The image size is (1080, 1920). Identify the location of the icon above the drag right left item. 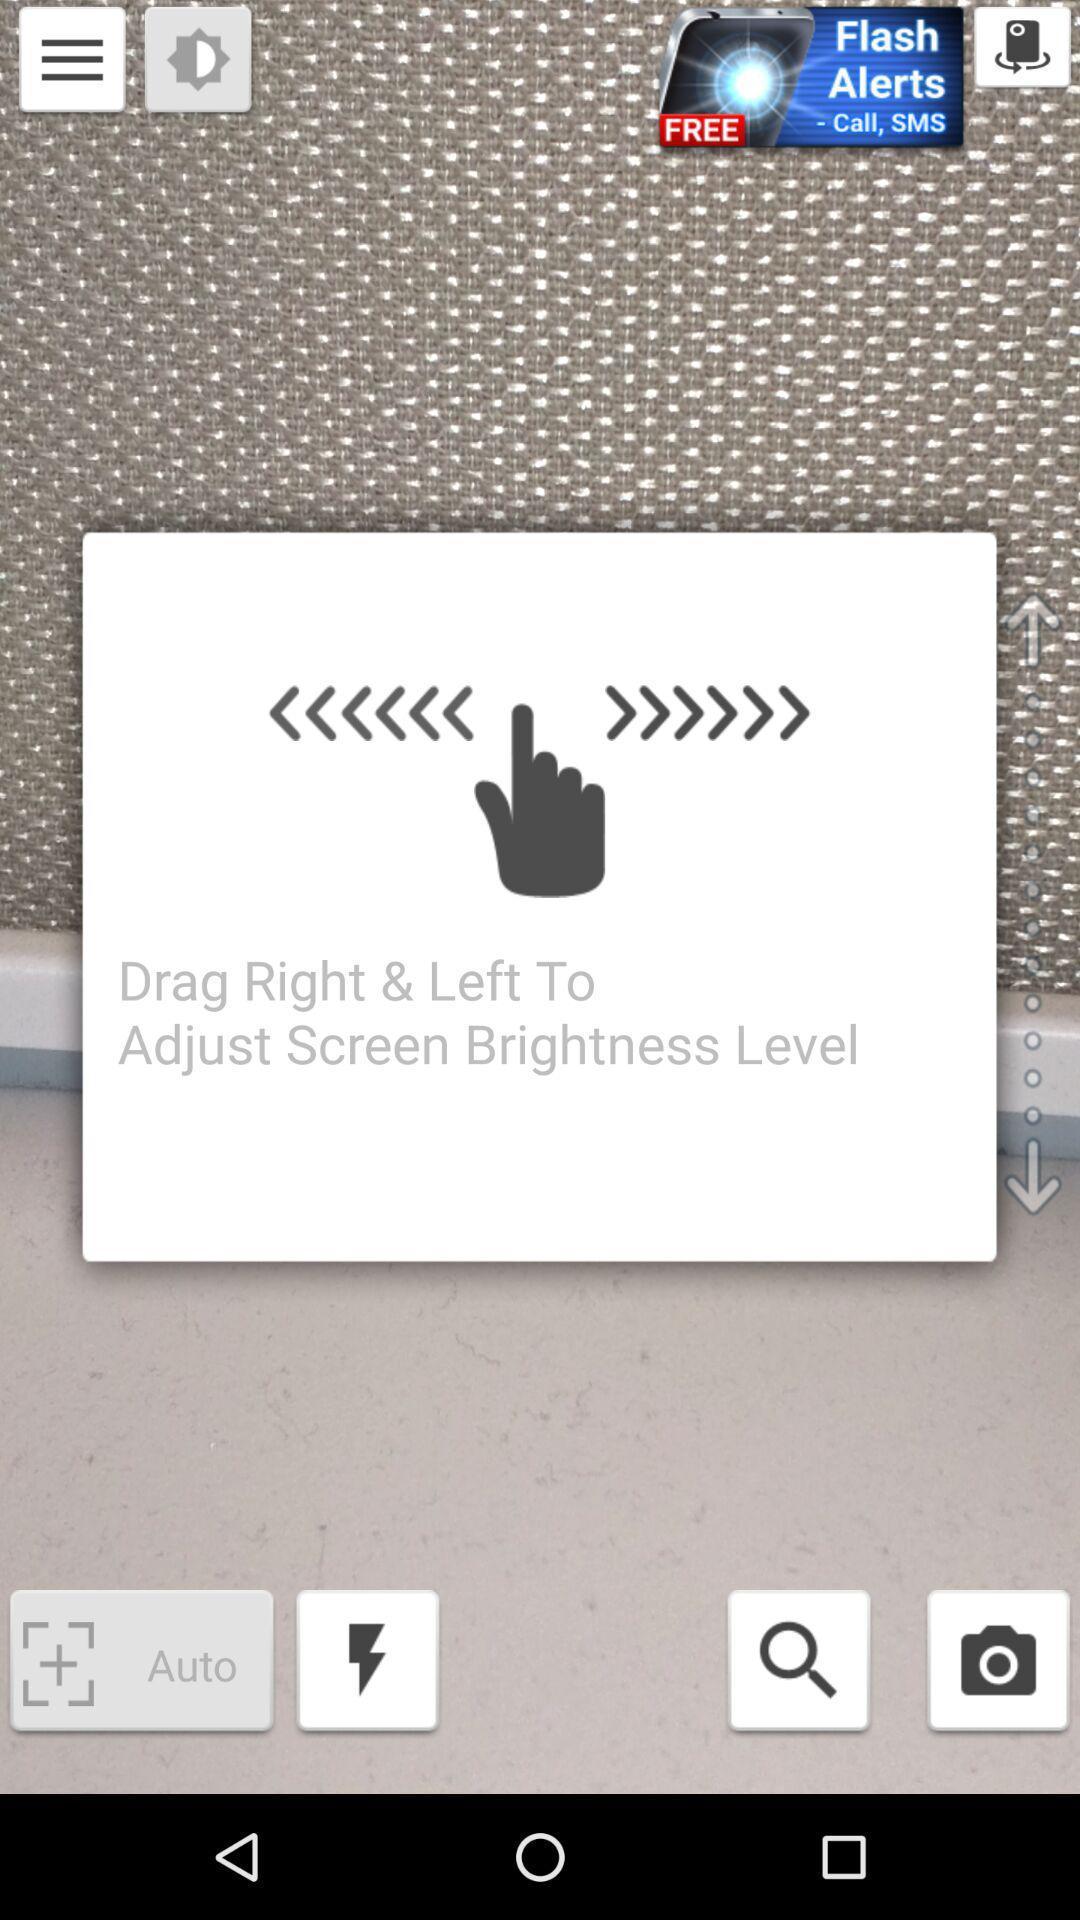
(200, 62).